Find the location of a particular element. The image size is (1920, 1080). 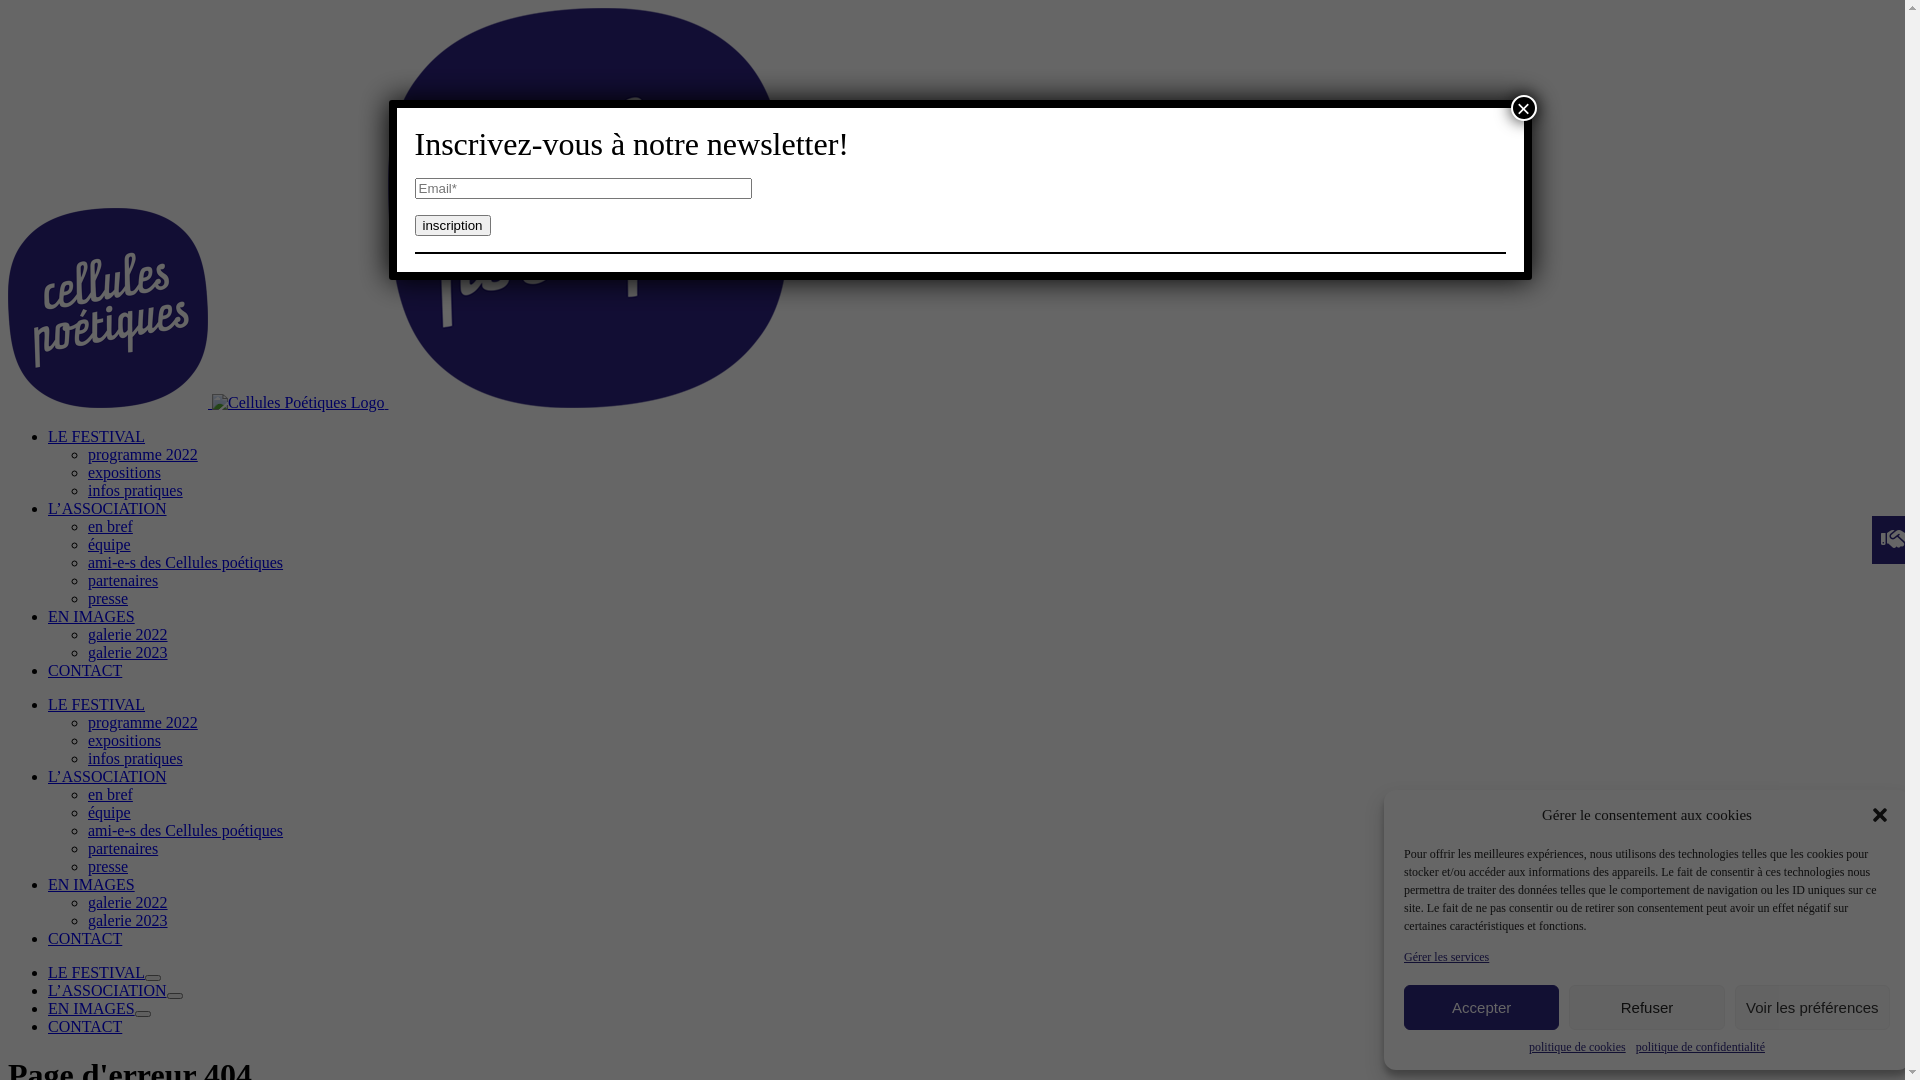

'partenaires' is located at coordinates (86, 848).